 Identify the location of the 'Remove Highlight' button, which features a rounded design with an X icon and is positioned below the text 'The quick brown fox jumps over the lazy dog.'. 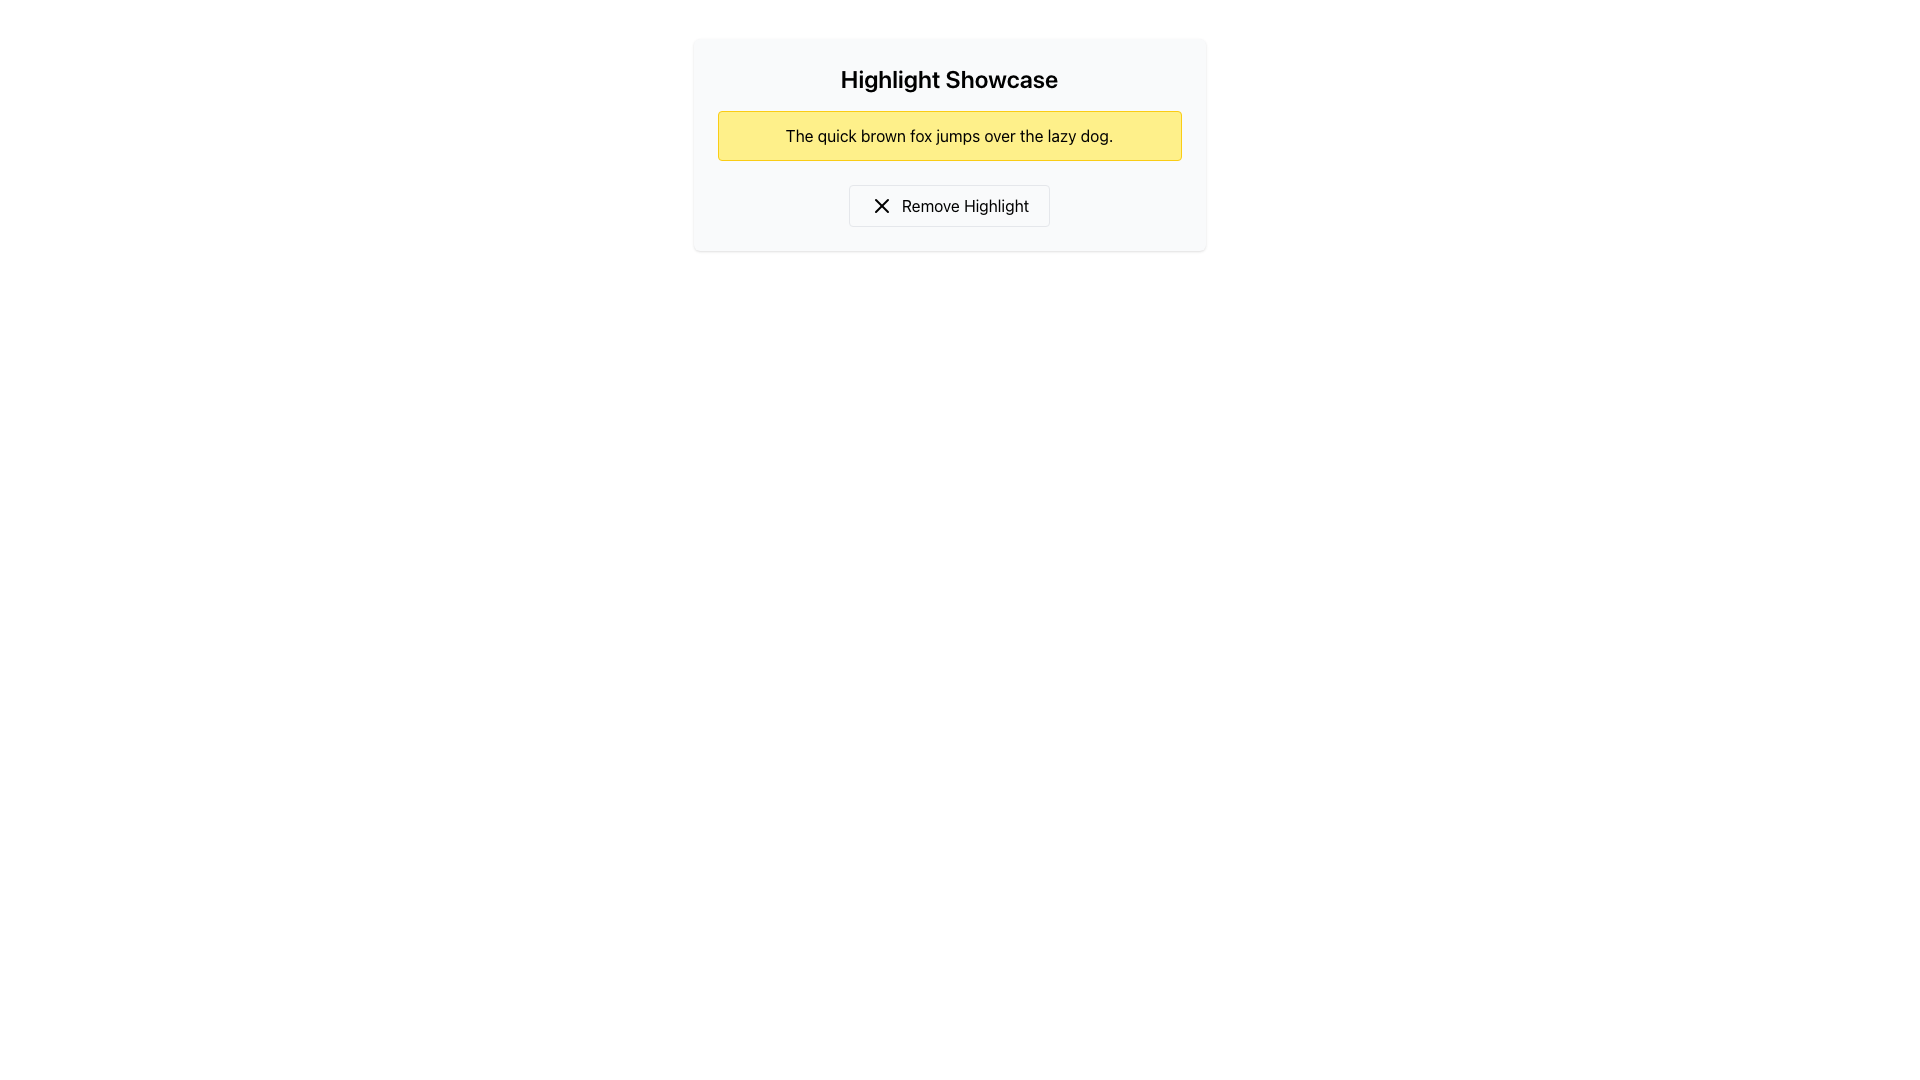
(948, 205).